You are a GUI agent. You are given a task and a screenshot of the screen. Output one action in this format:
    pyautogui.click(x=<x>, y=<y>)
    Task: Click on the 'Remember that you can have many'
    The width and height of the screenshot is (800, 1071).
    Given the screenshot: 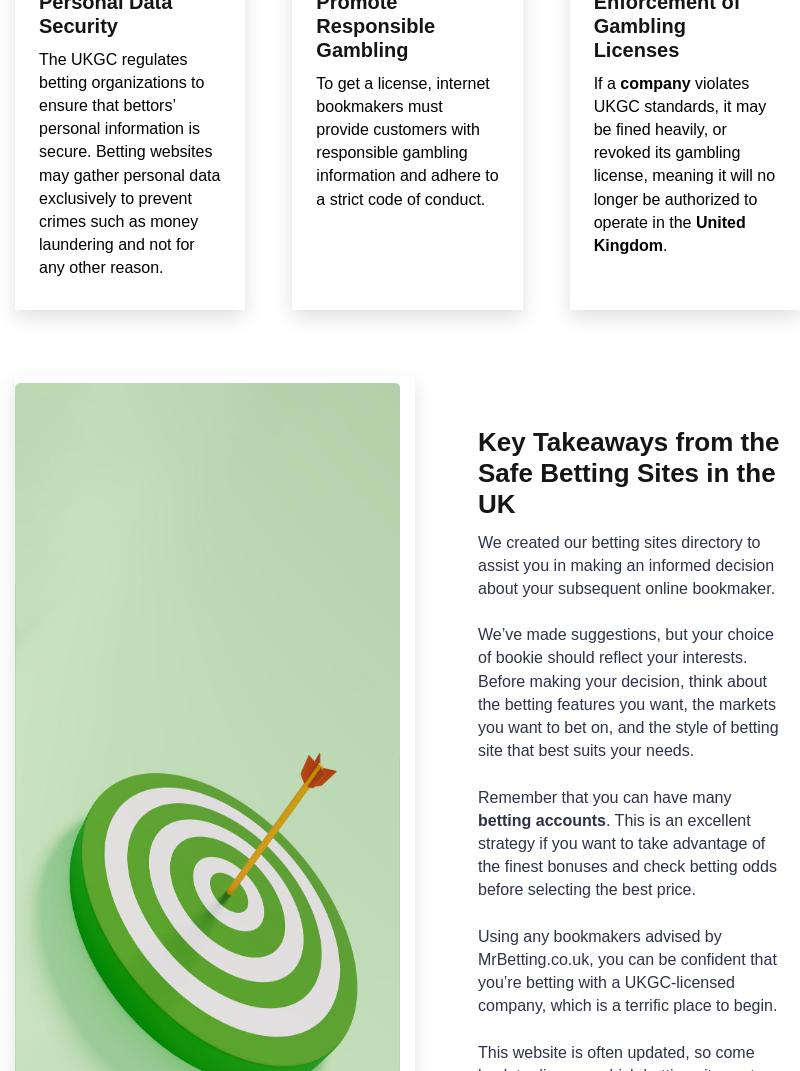 What is the action you would take?
    pyautogui.click(x=478, y=795)
    